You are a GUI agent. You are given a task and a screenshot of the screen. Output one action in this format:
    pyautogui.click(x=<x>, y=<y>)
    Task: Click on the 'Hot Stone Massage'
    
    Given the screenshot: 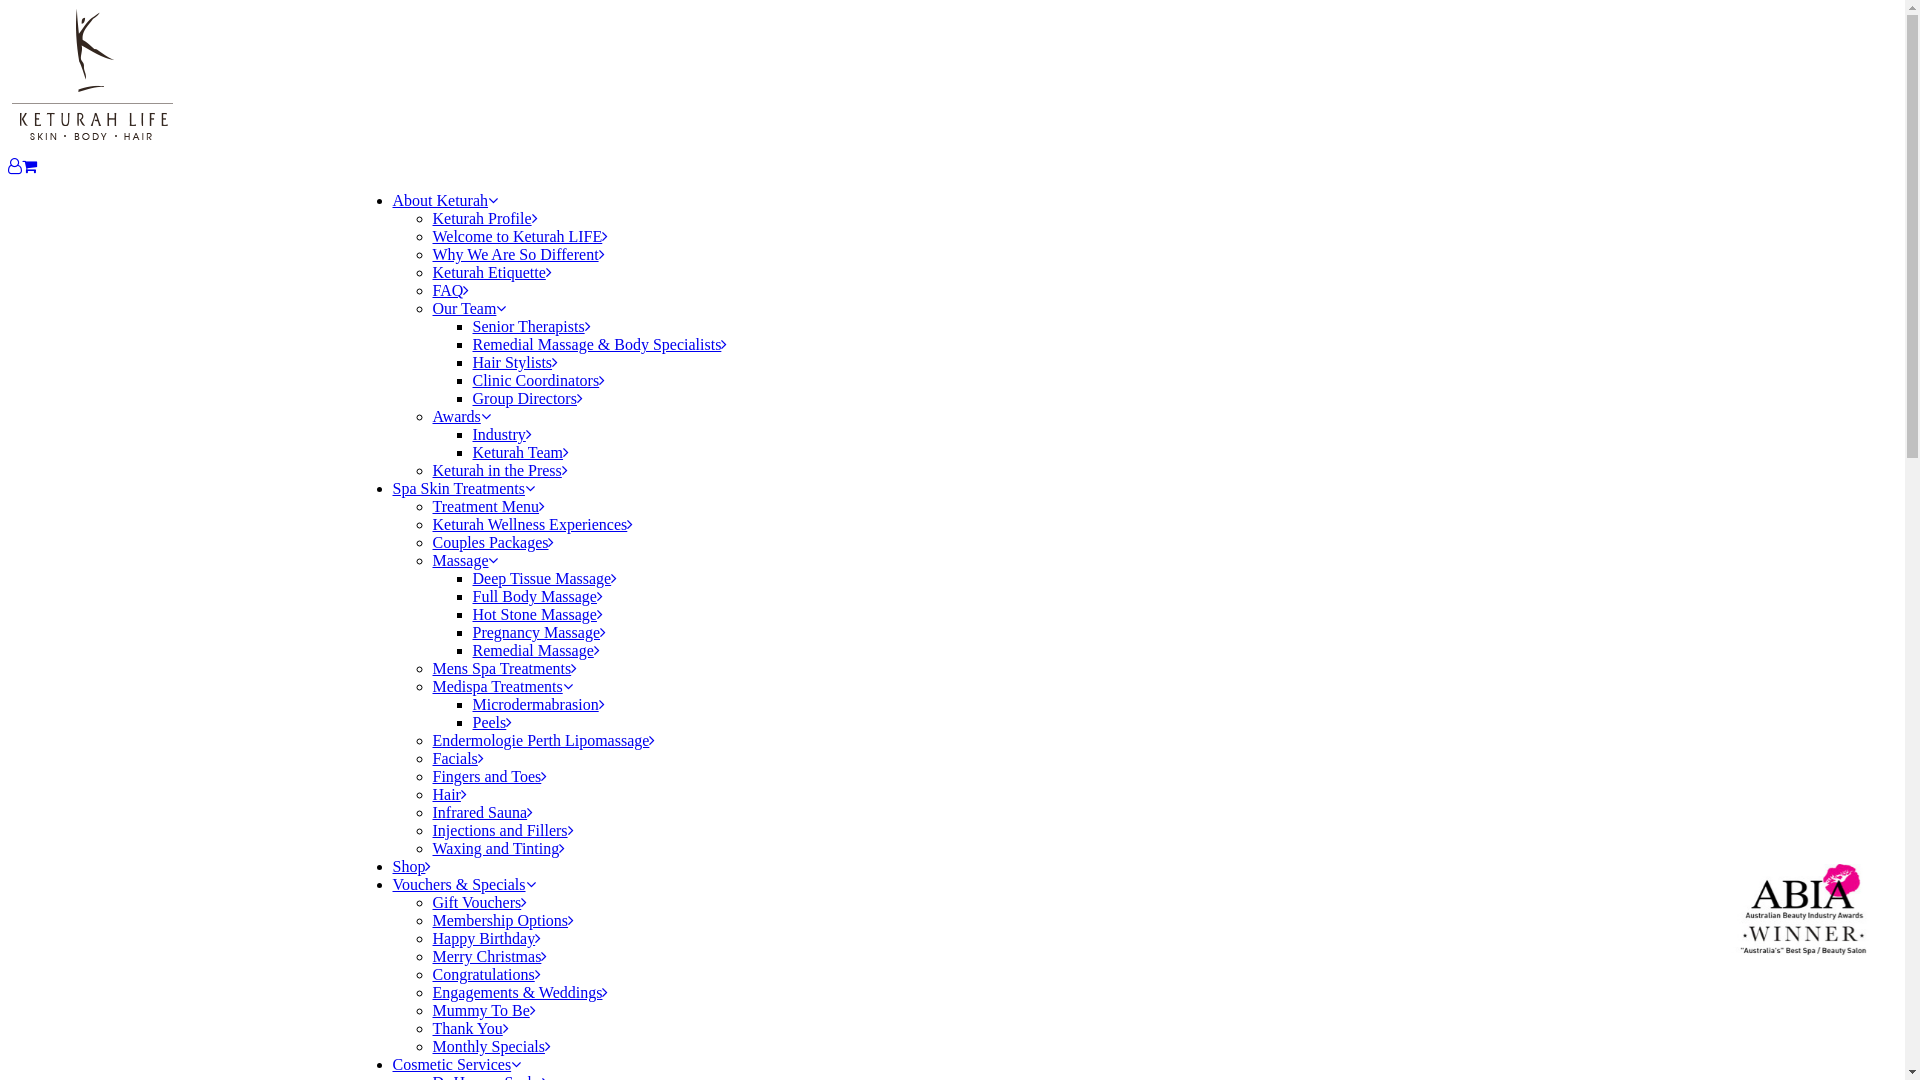 What is the action you would take?
    pyautogui.click(x=537, y=613)
    